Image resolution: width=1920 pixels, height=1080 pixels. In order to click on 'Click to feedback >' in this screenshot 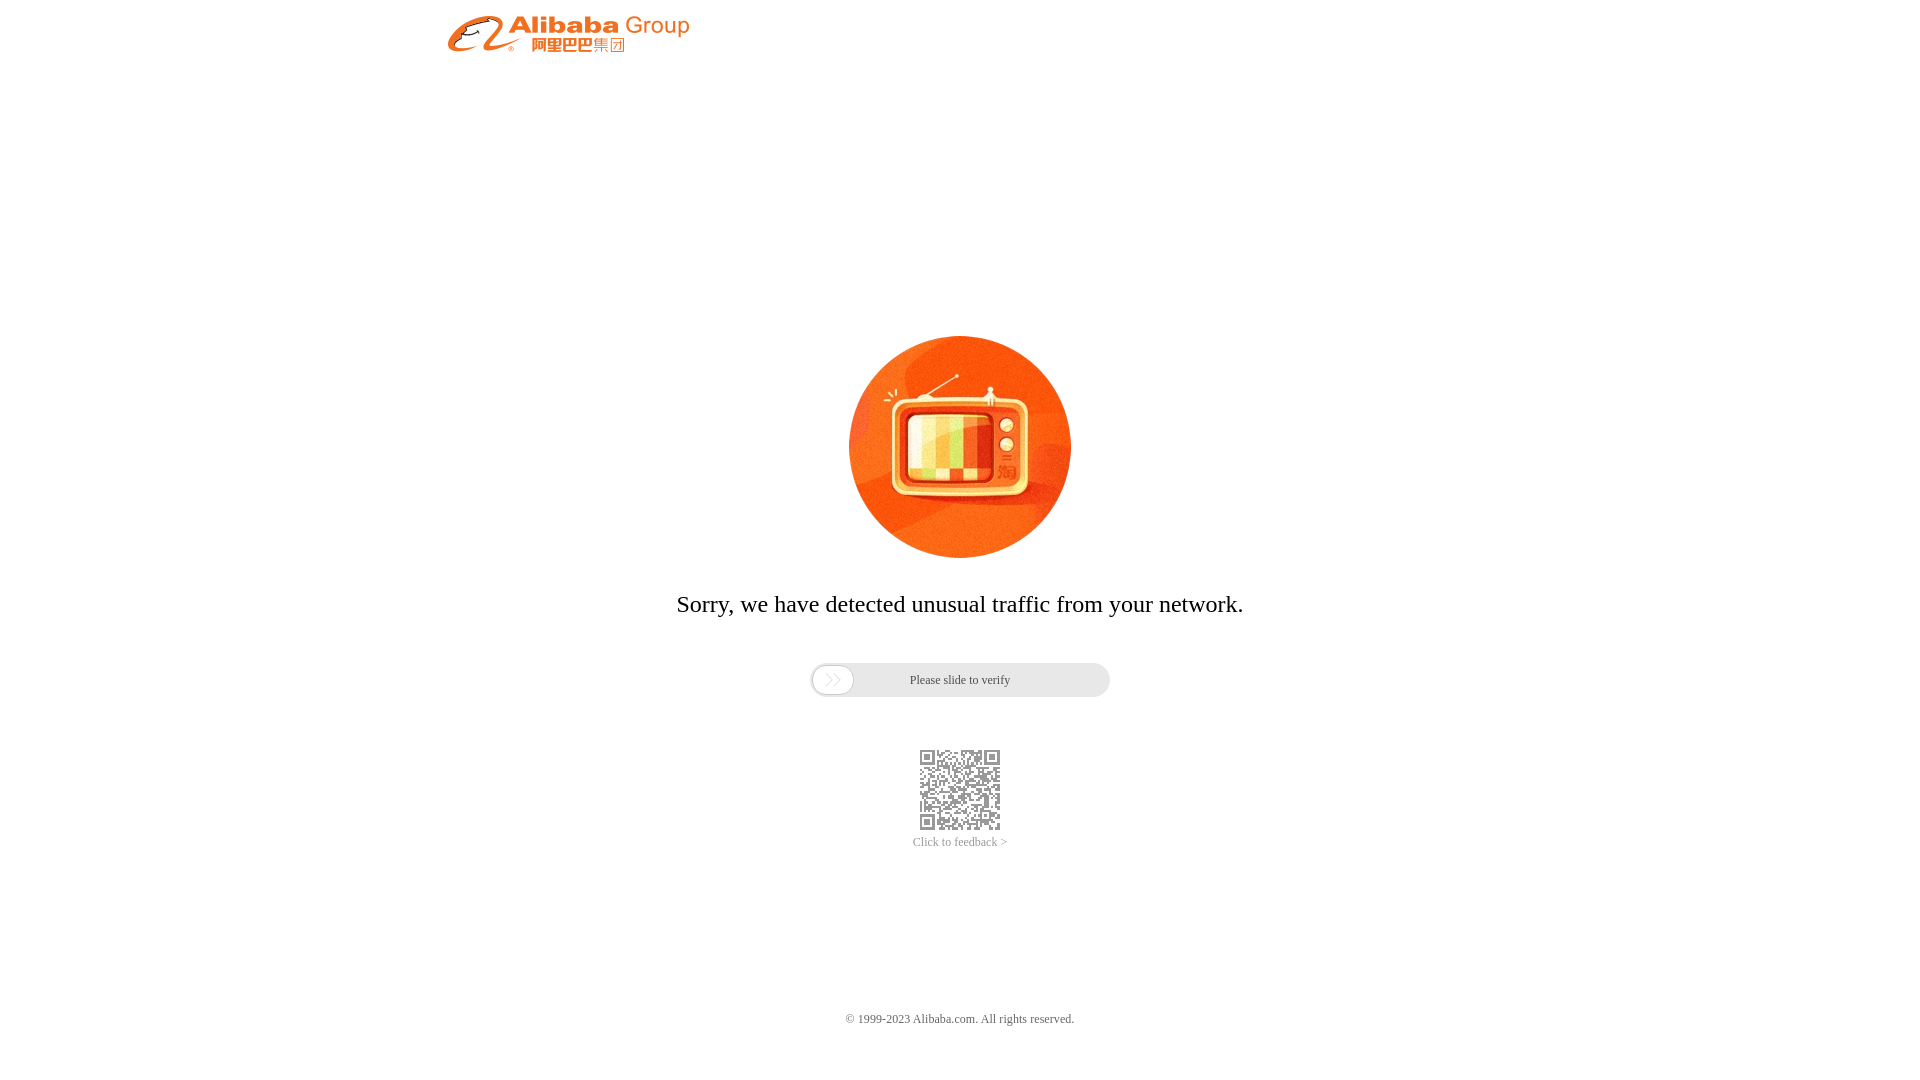, I will do `click(960, 842)`.